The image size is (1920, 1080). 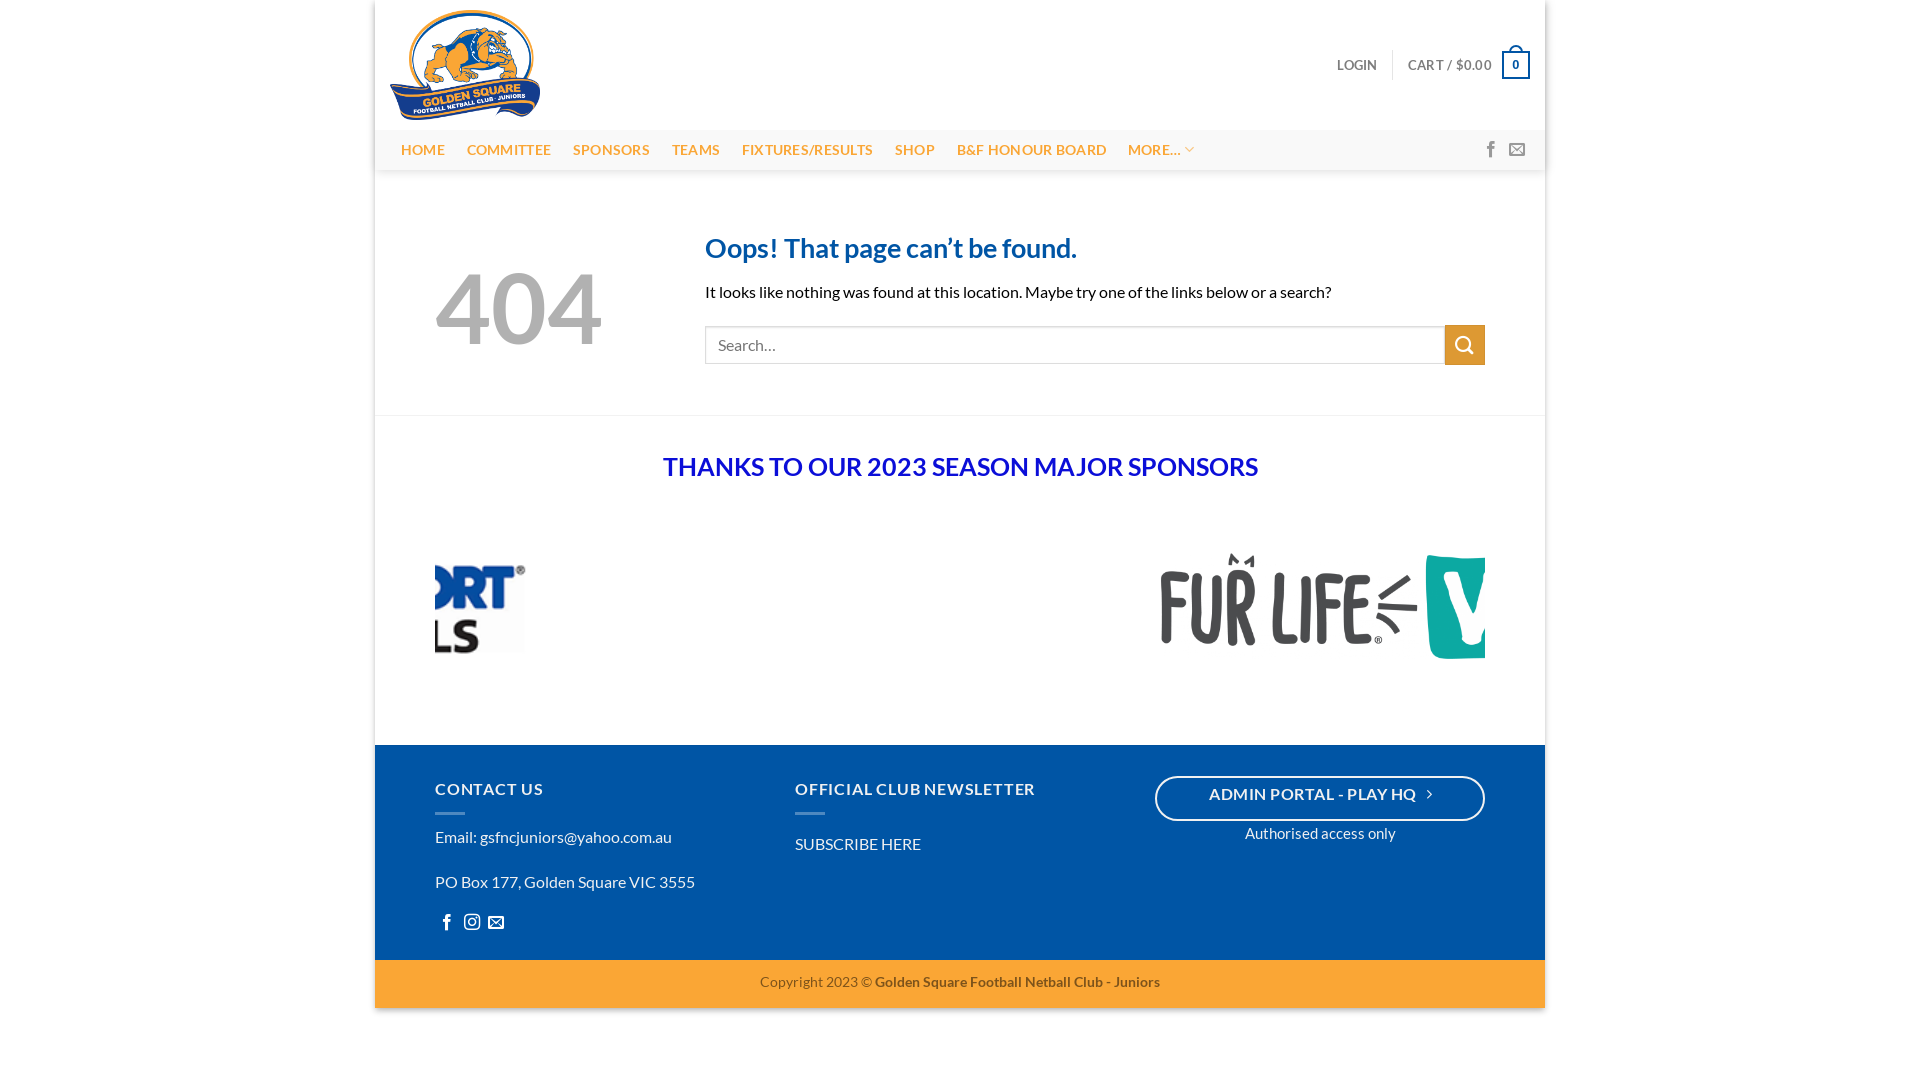 I want to click on 'B&F HONOUR BOARD', so click(x=1031, y=149).